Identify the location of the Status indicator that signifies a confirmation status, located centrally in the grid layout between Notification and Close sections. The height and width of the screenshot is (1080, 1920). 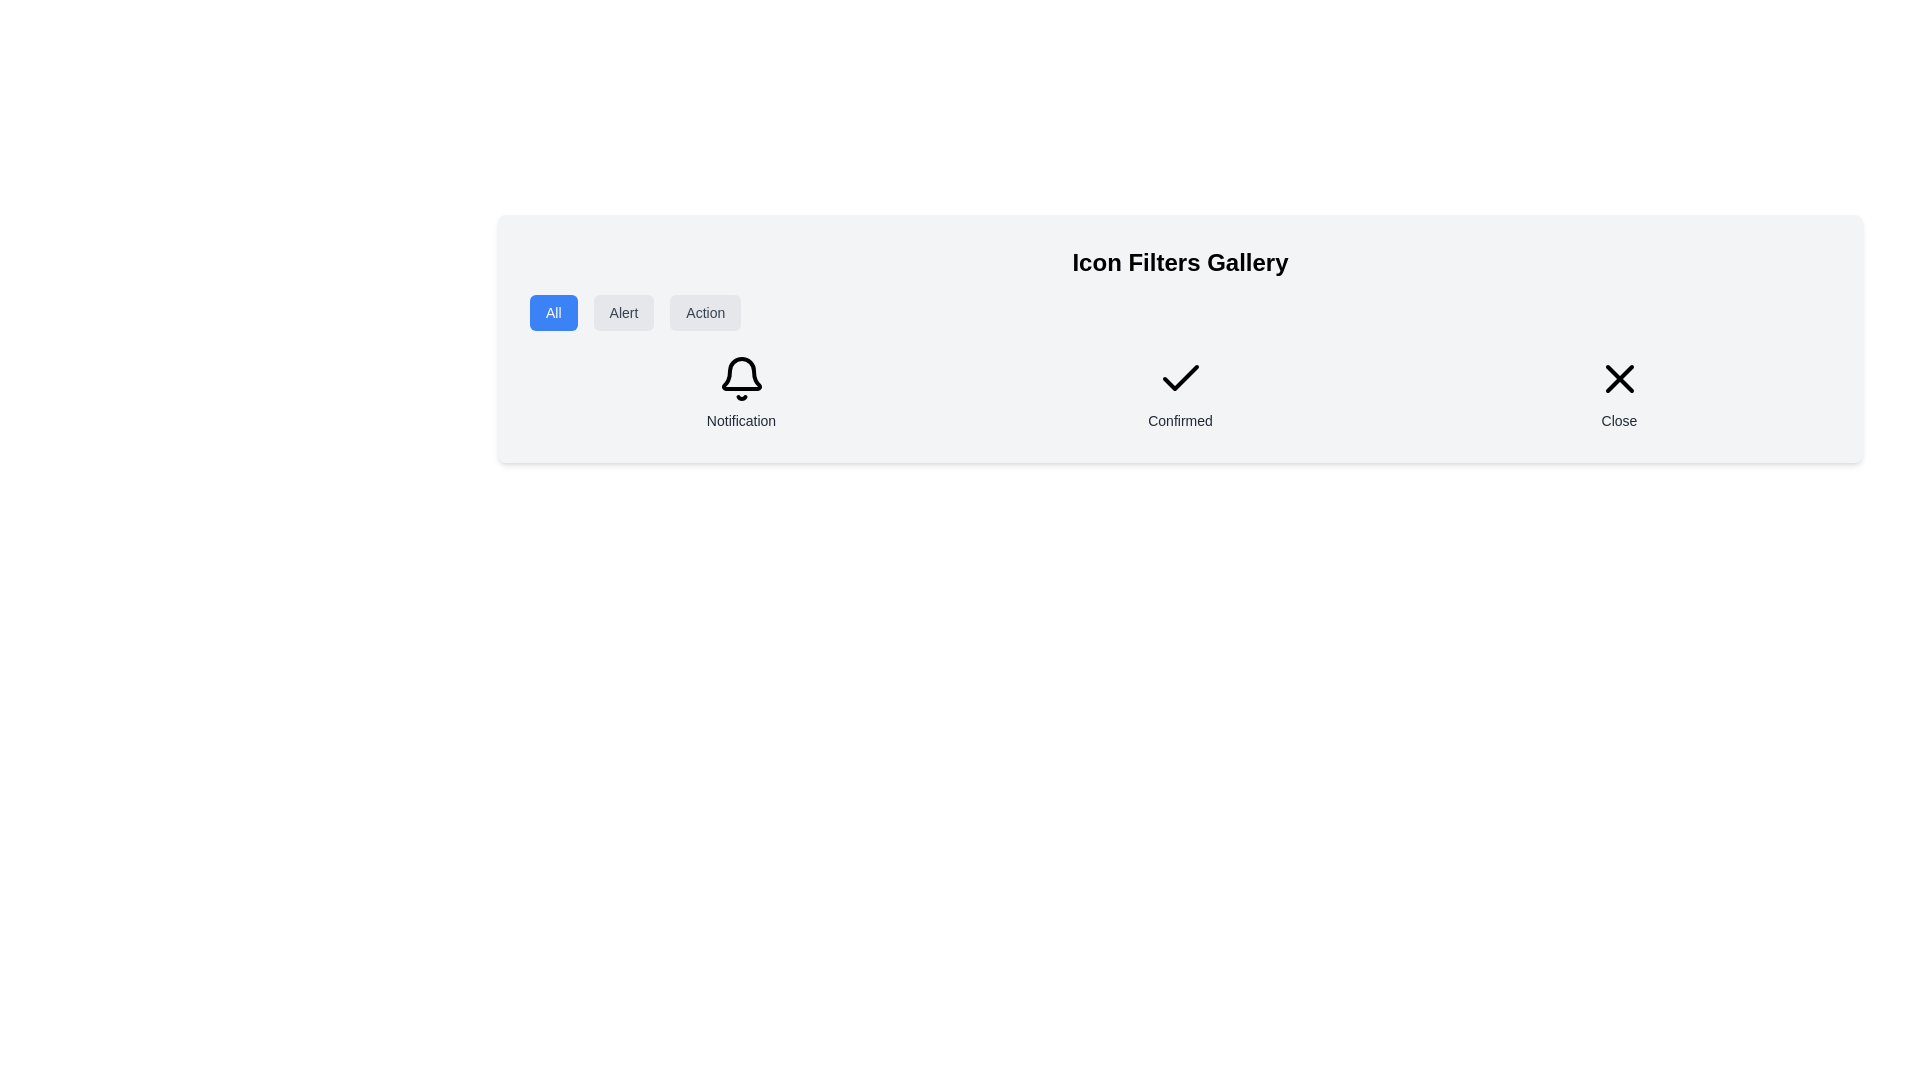
(1180, 393).